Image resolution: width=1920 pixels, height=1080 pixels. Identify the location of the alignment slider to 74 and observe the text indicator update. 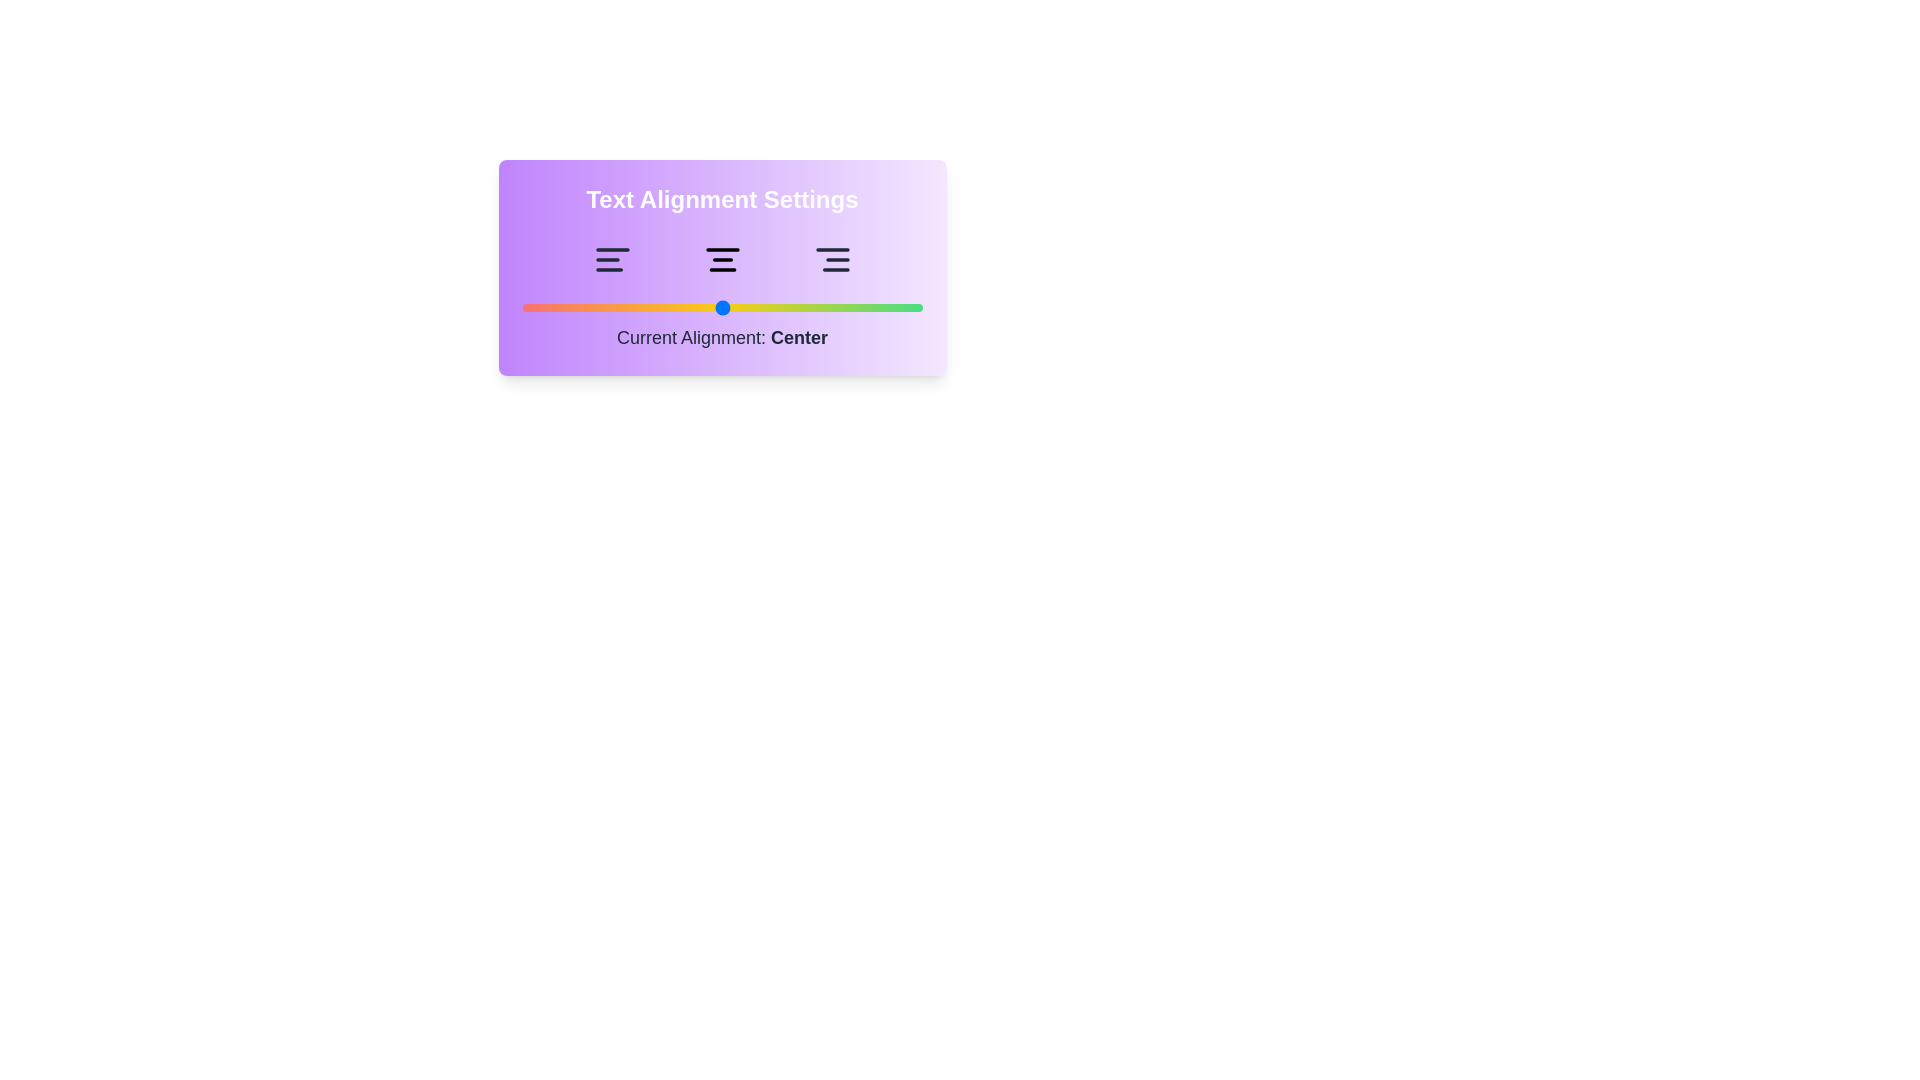
(818, 308).